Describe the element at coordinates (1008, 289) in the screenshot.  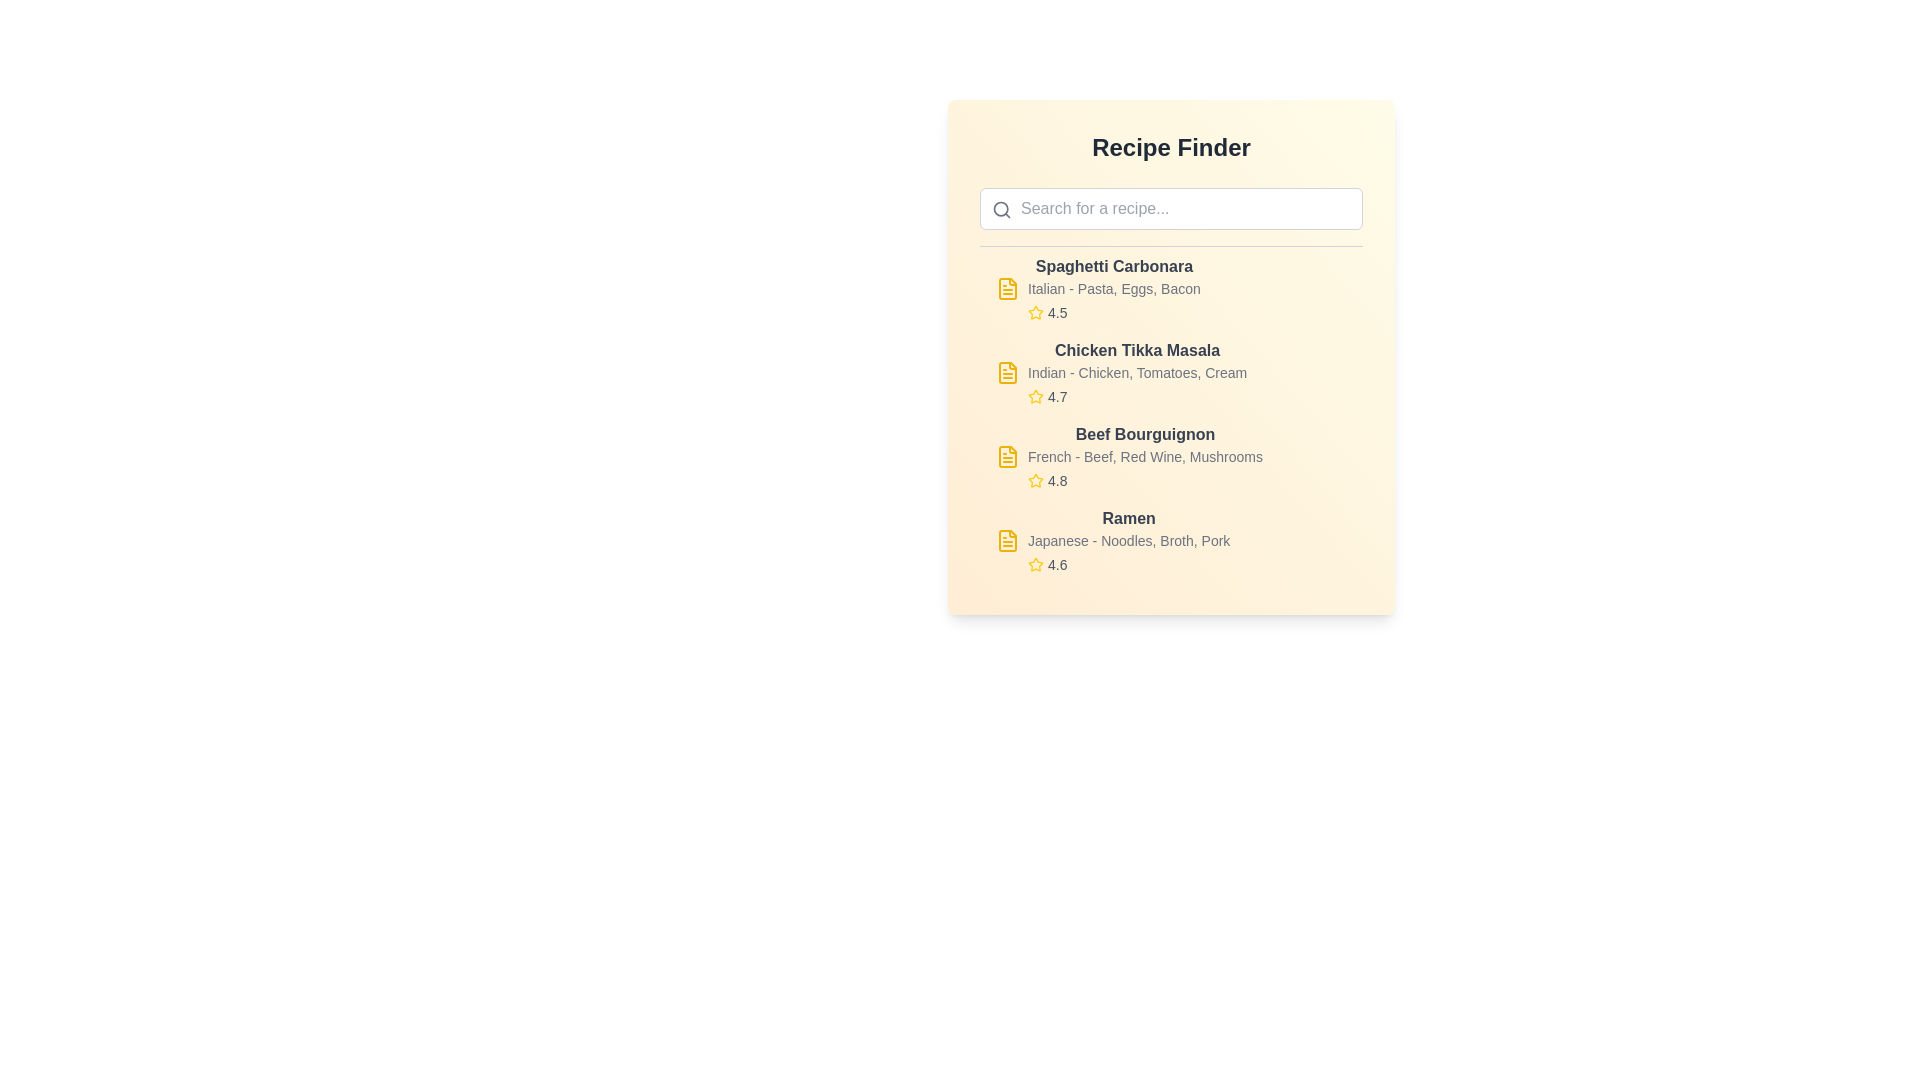
I see `the yellow document icon located to the left of the text 'Spaghetti Carbonara' in the list entry` at that location.